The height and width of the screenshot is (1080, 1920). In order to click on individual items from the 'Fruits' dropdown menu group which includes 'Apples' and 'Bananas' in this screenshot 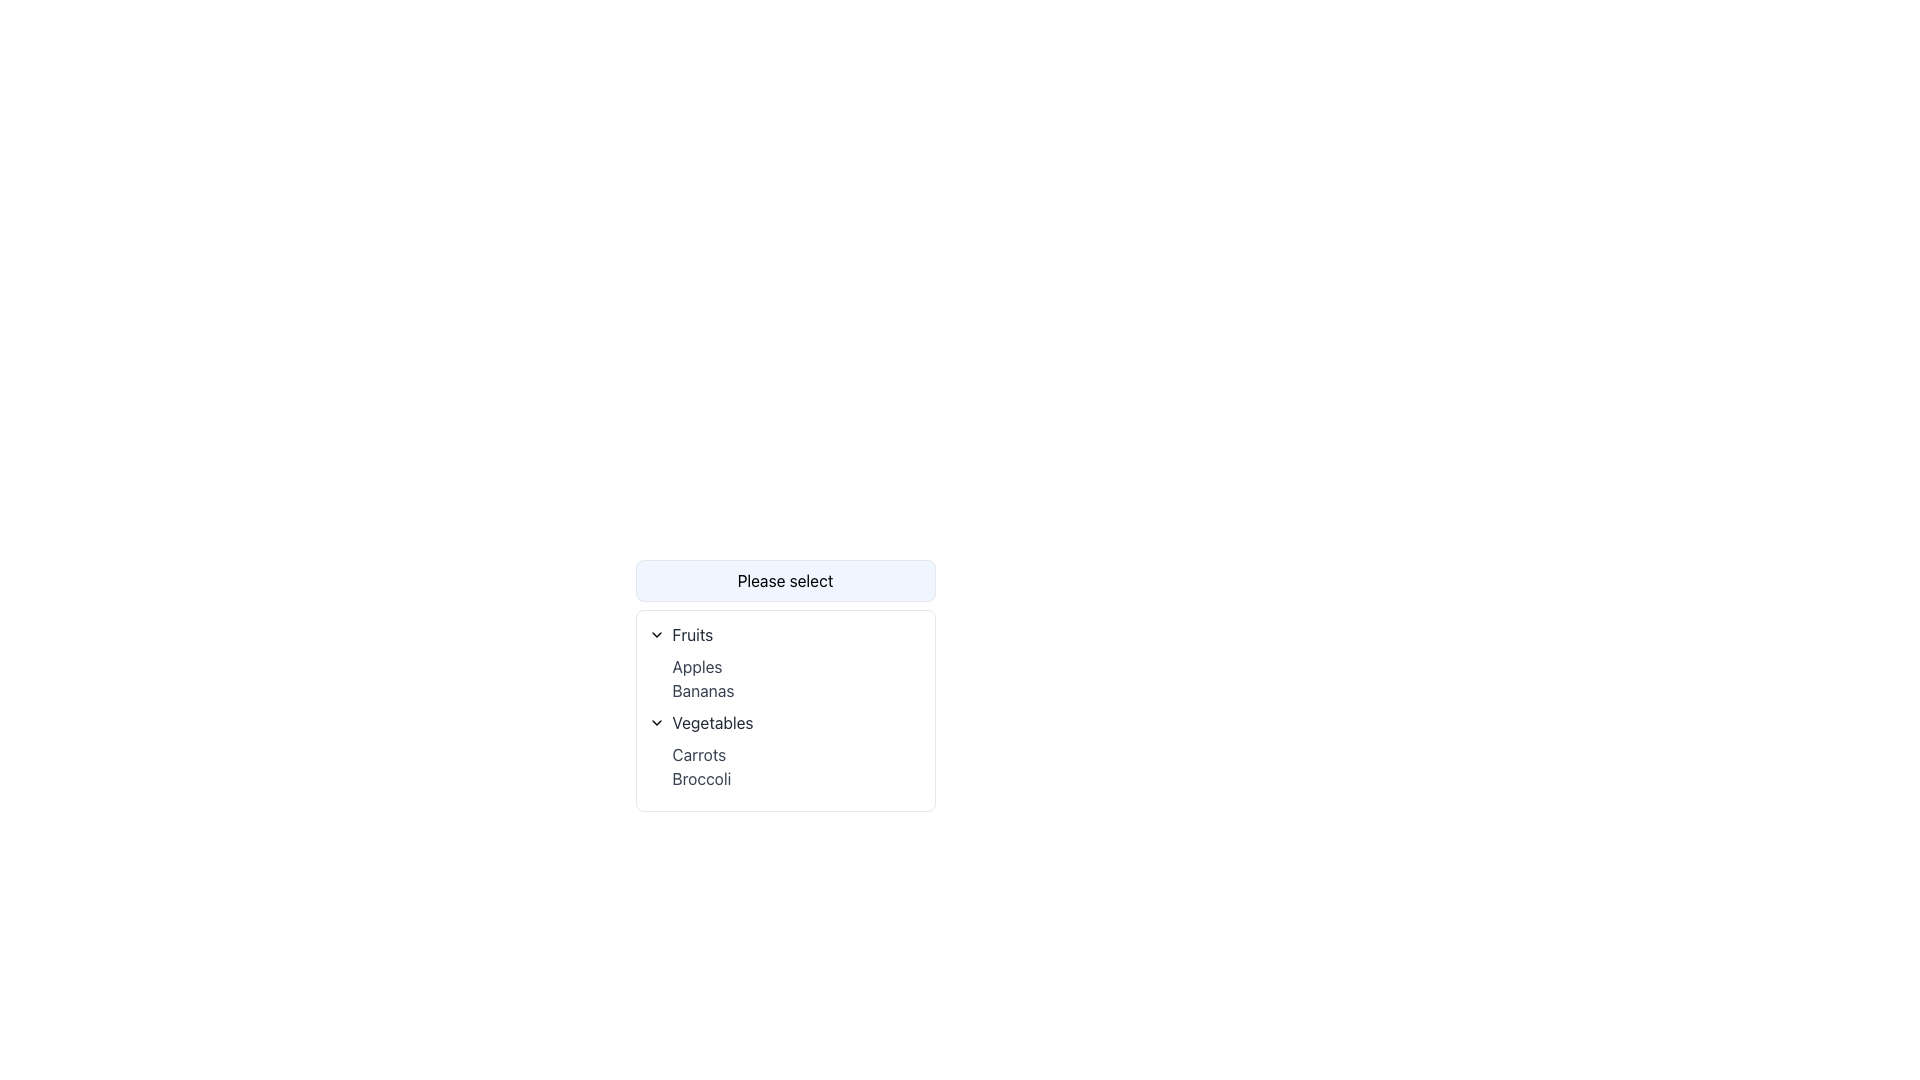, I will do `click(784, 685)`.